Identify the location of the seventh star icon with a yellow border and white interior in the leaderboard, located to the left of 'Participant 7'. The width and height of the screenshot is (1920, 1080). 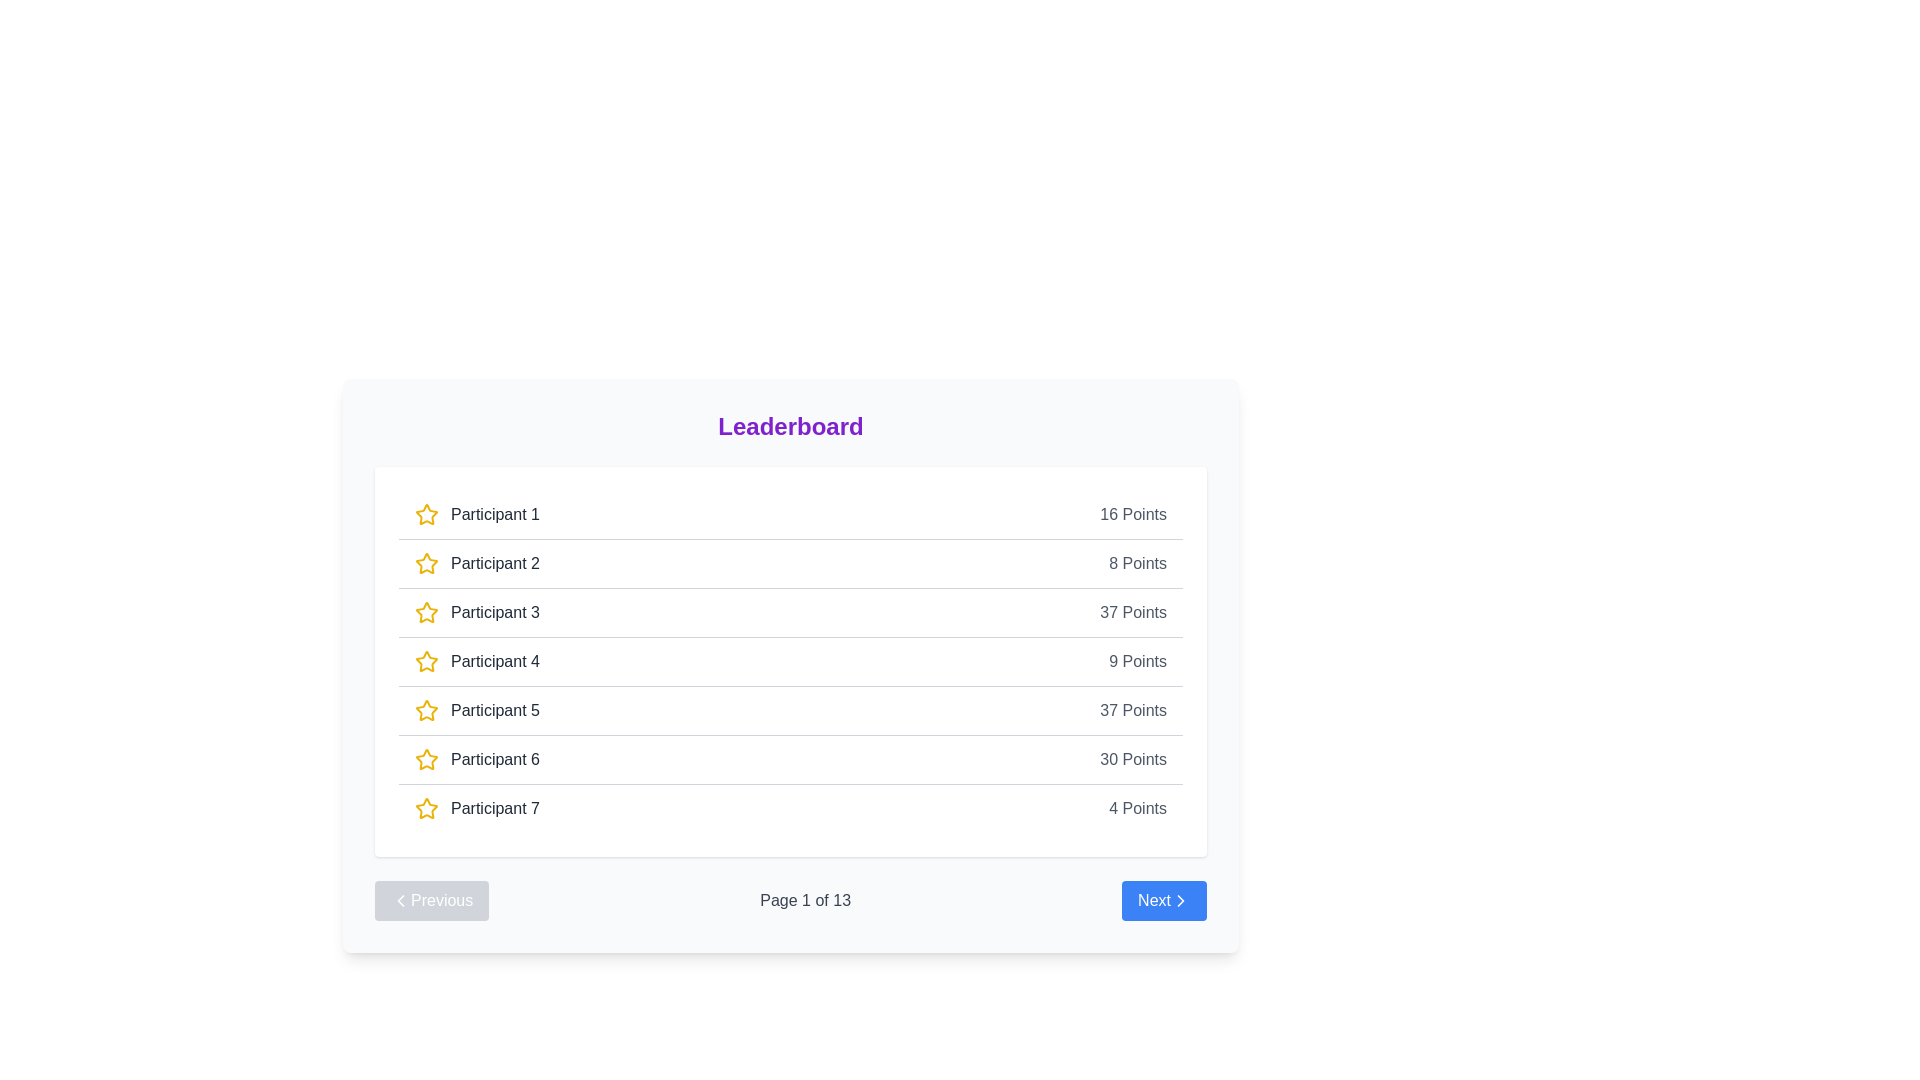
(426, 807).